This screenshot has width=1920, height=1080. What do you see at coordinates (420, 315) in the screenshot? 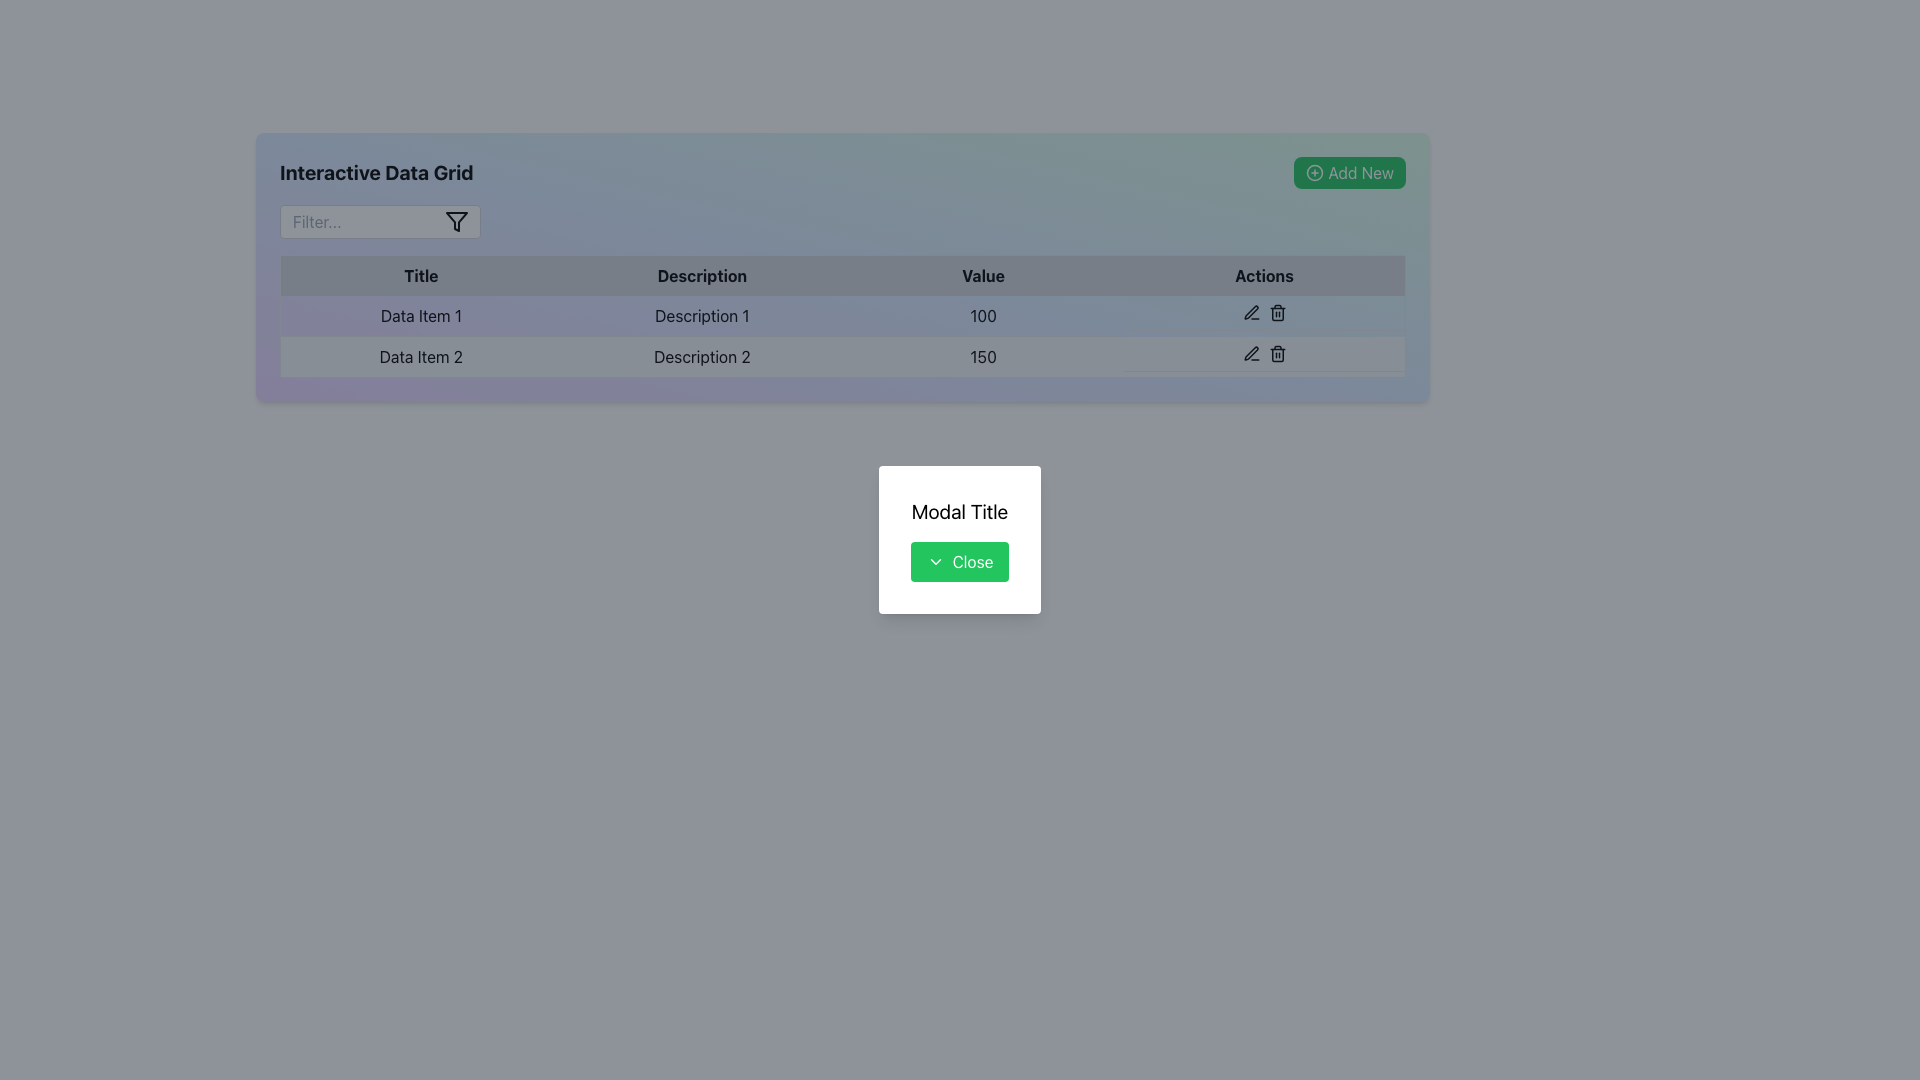
I see `the text label displaying 'Data Item 1' in the 'Title' column of the data grid` at bounding box center [420, 315].